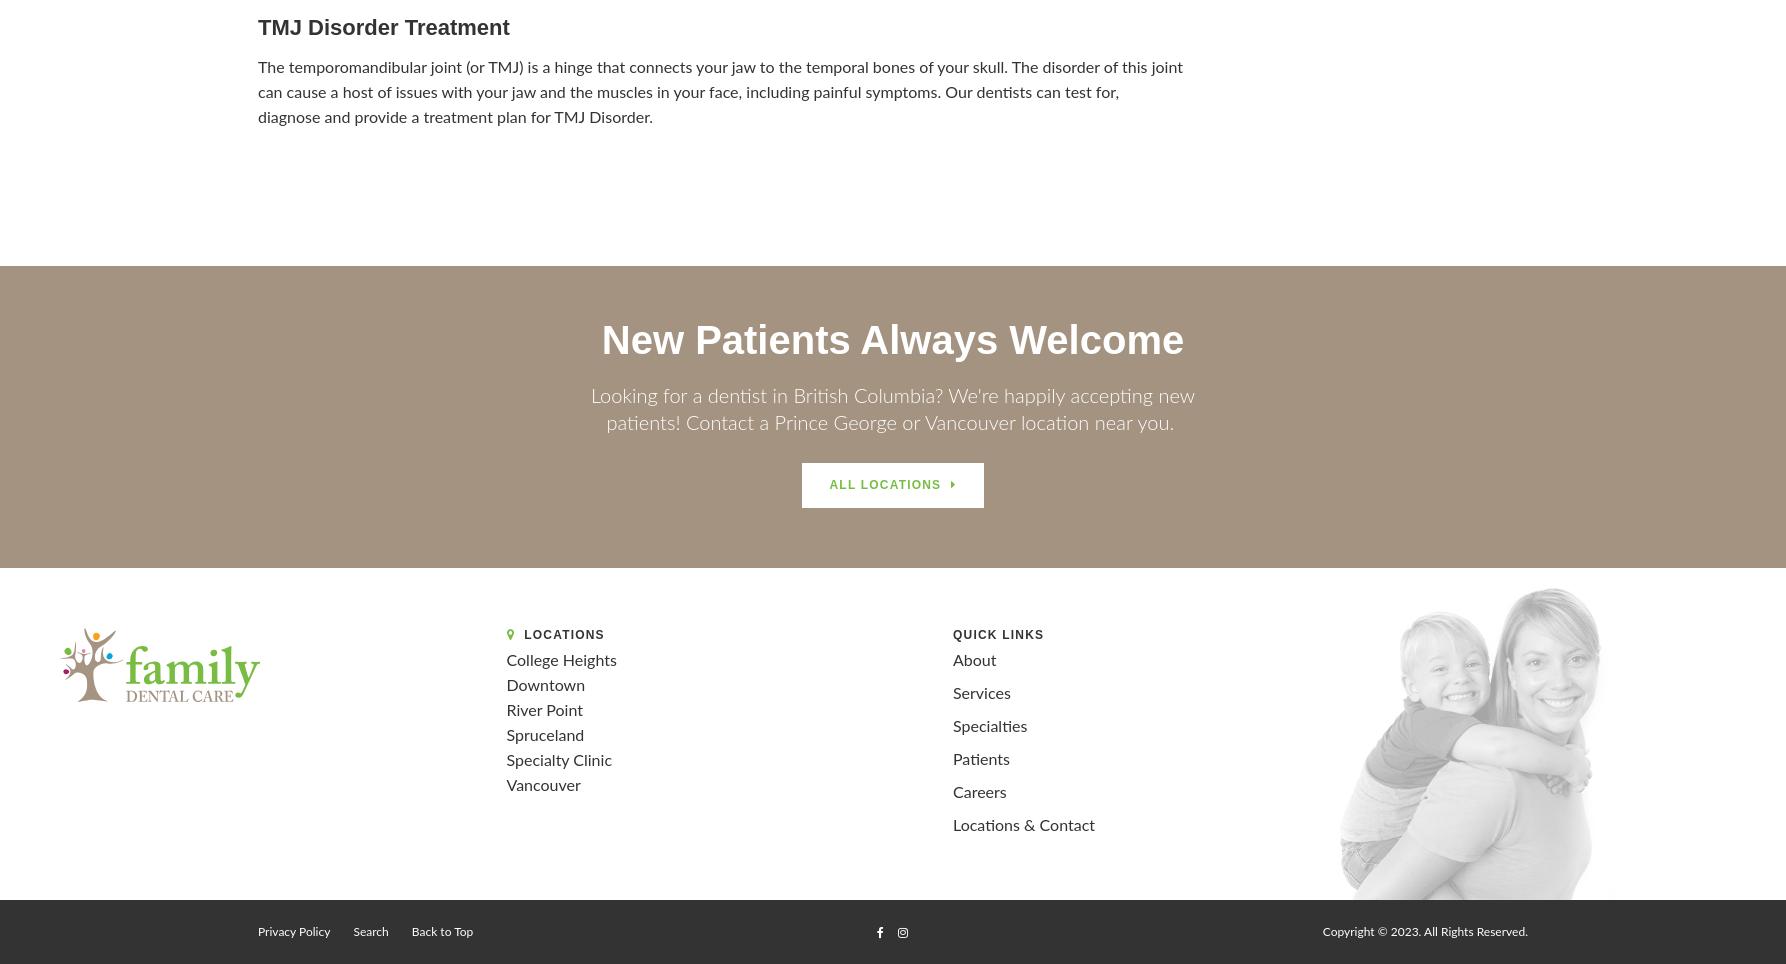 The width and height of the screenshot is (1786, 964). What do you see at coordinates (989, 725) in the screenshot?
I see `'Specialties'` at bounding box center [989, 725].